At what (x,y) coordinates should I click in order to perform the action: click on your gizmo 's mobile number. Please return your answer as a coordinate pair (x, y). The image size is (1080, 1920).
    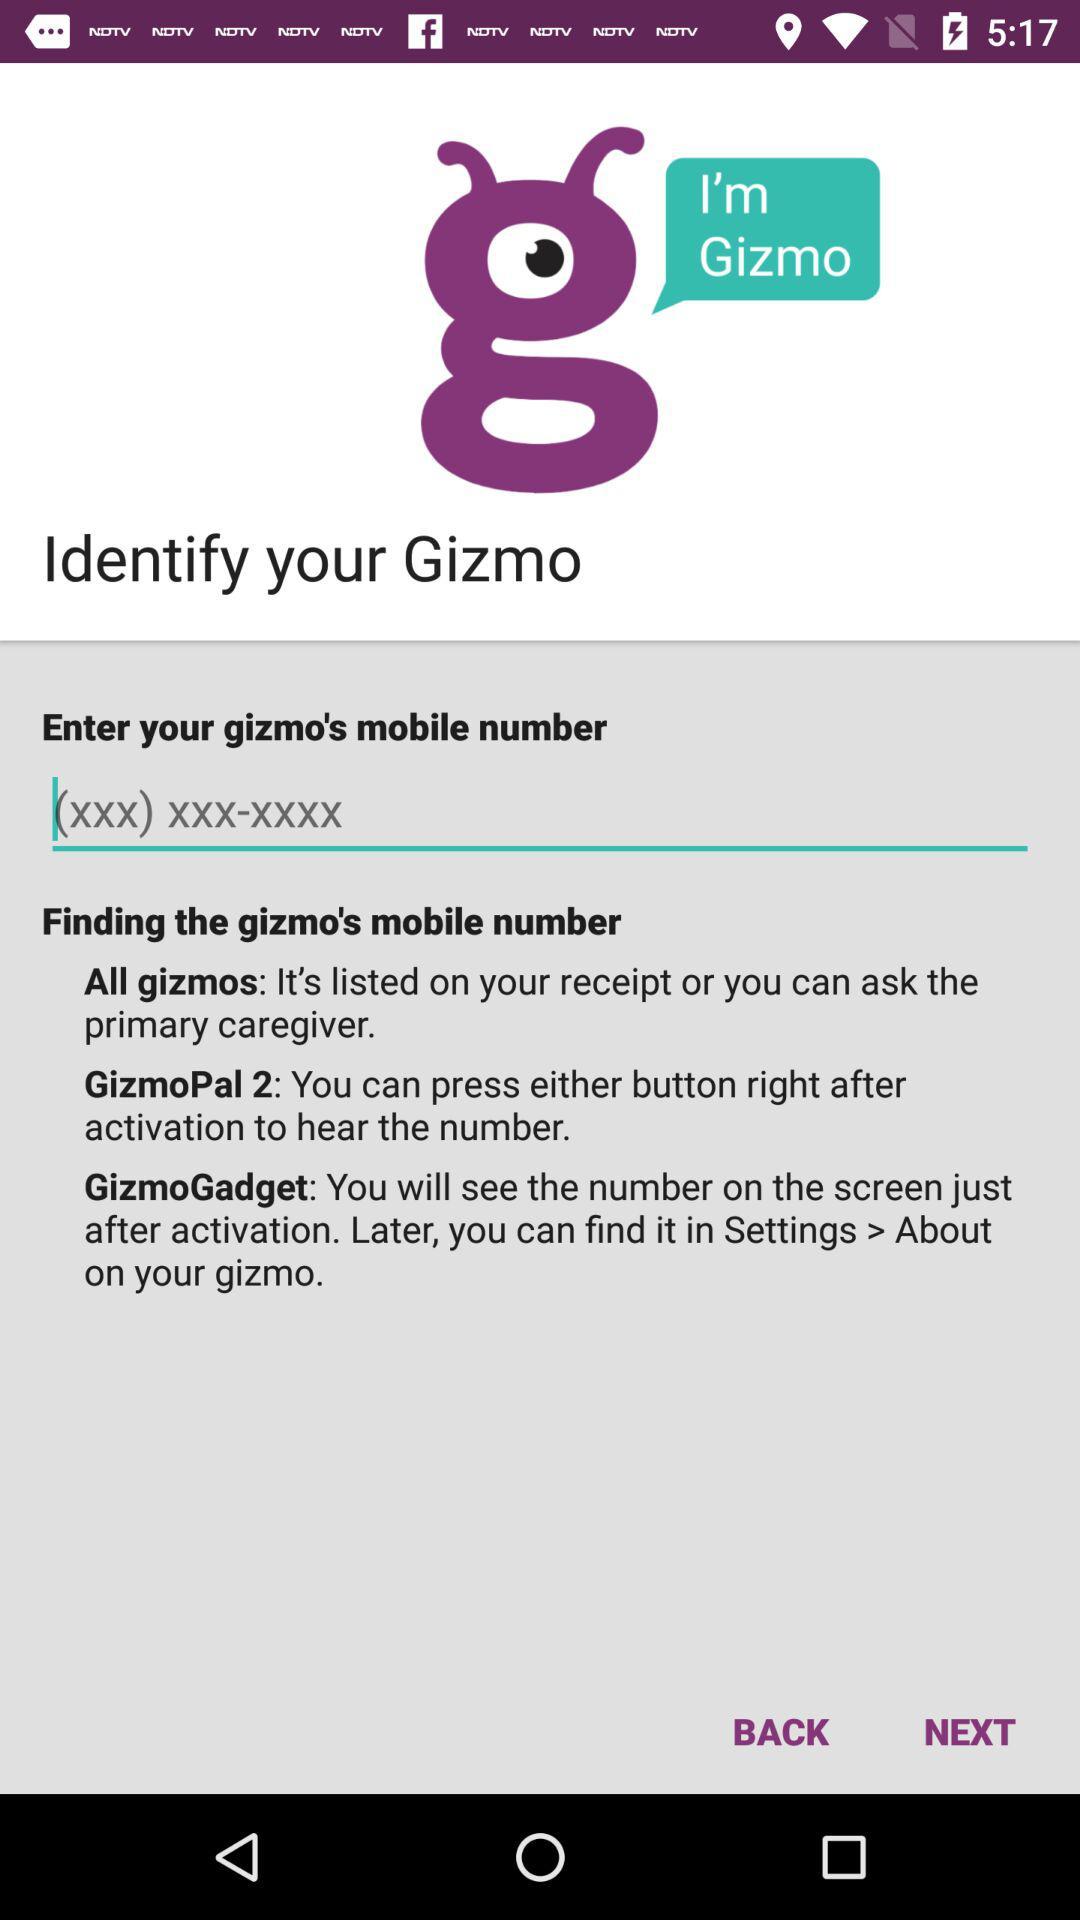
    Looking at the image, I should click on (540, 810).